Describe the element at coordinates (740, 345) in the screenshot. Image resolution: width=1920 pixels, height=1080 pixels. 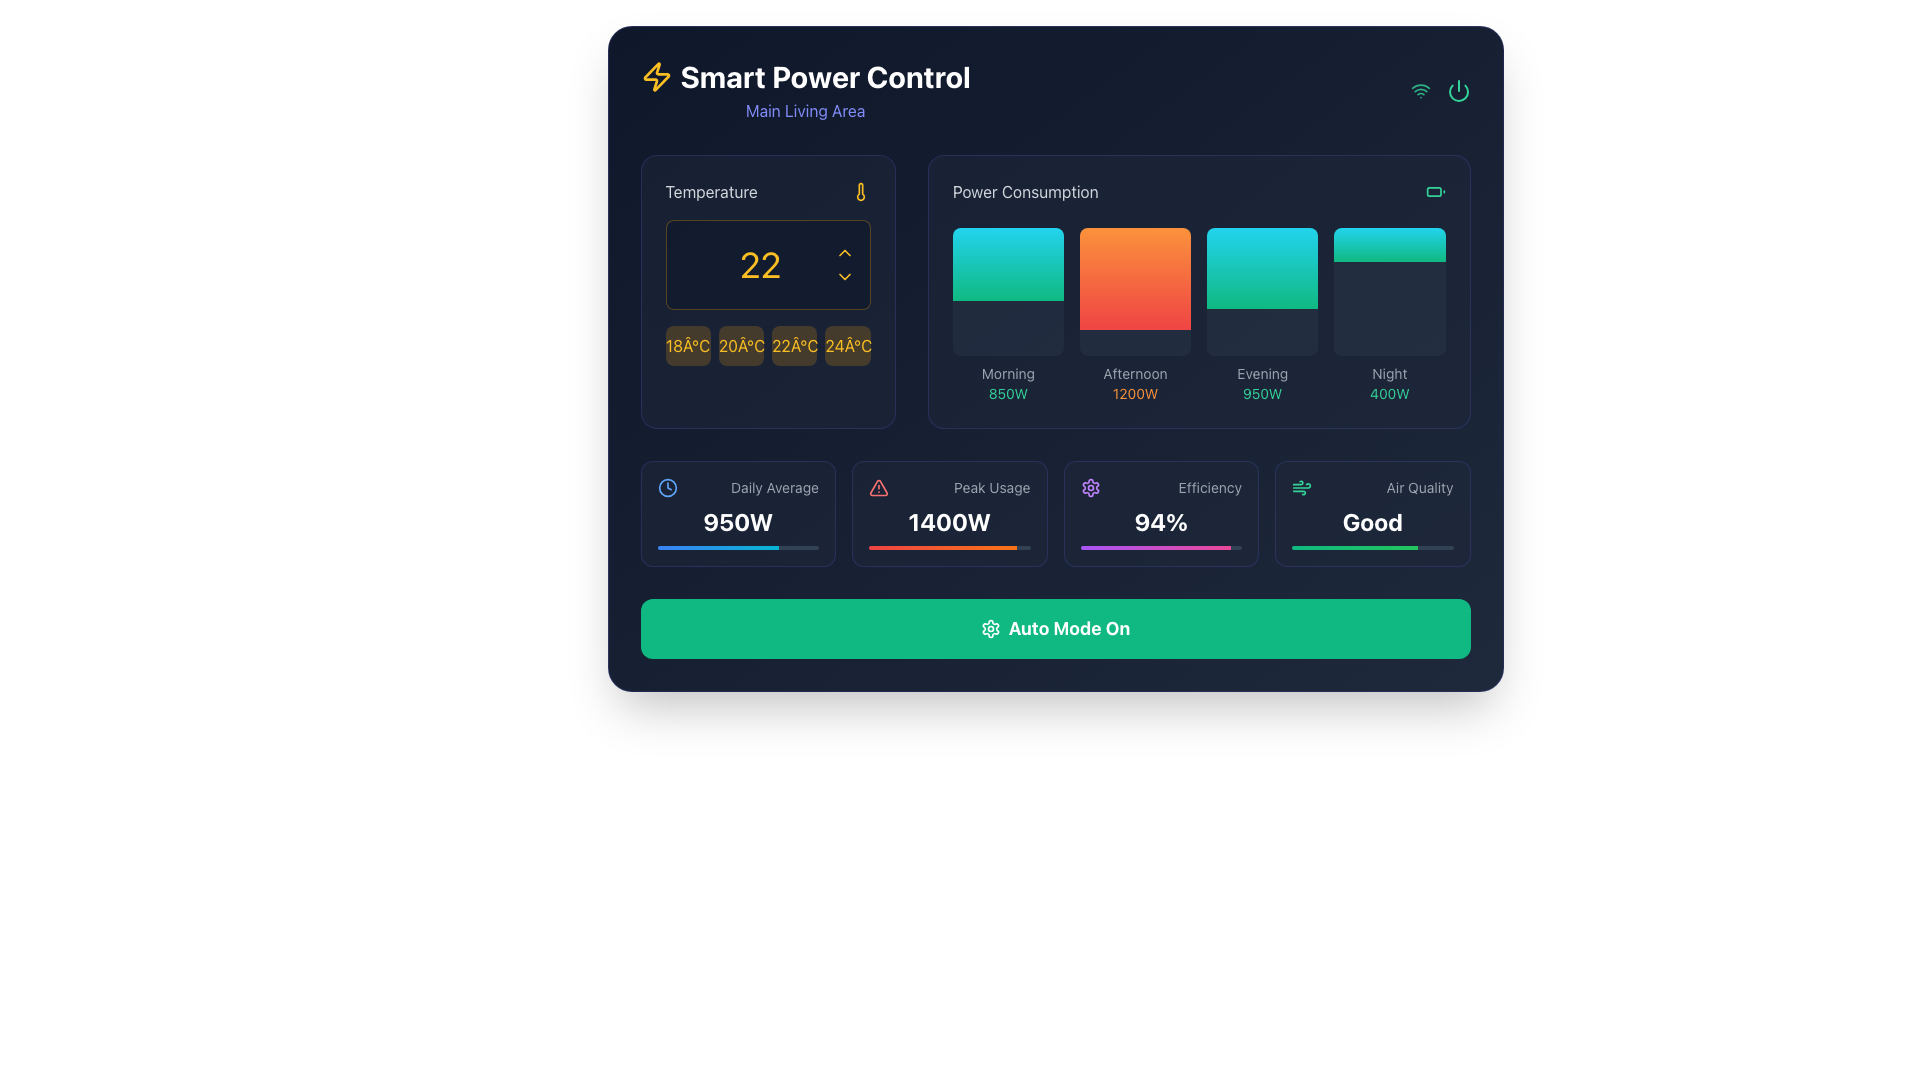
I see `the button displaying '20°C' in amber color, which is the second button in the horizontal grid layout of temperature options` at that location.